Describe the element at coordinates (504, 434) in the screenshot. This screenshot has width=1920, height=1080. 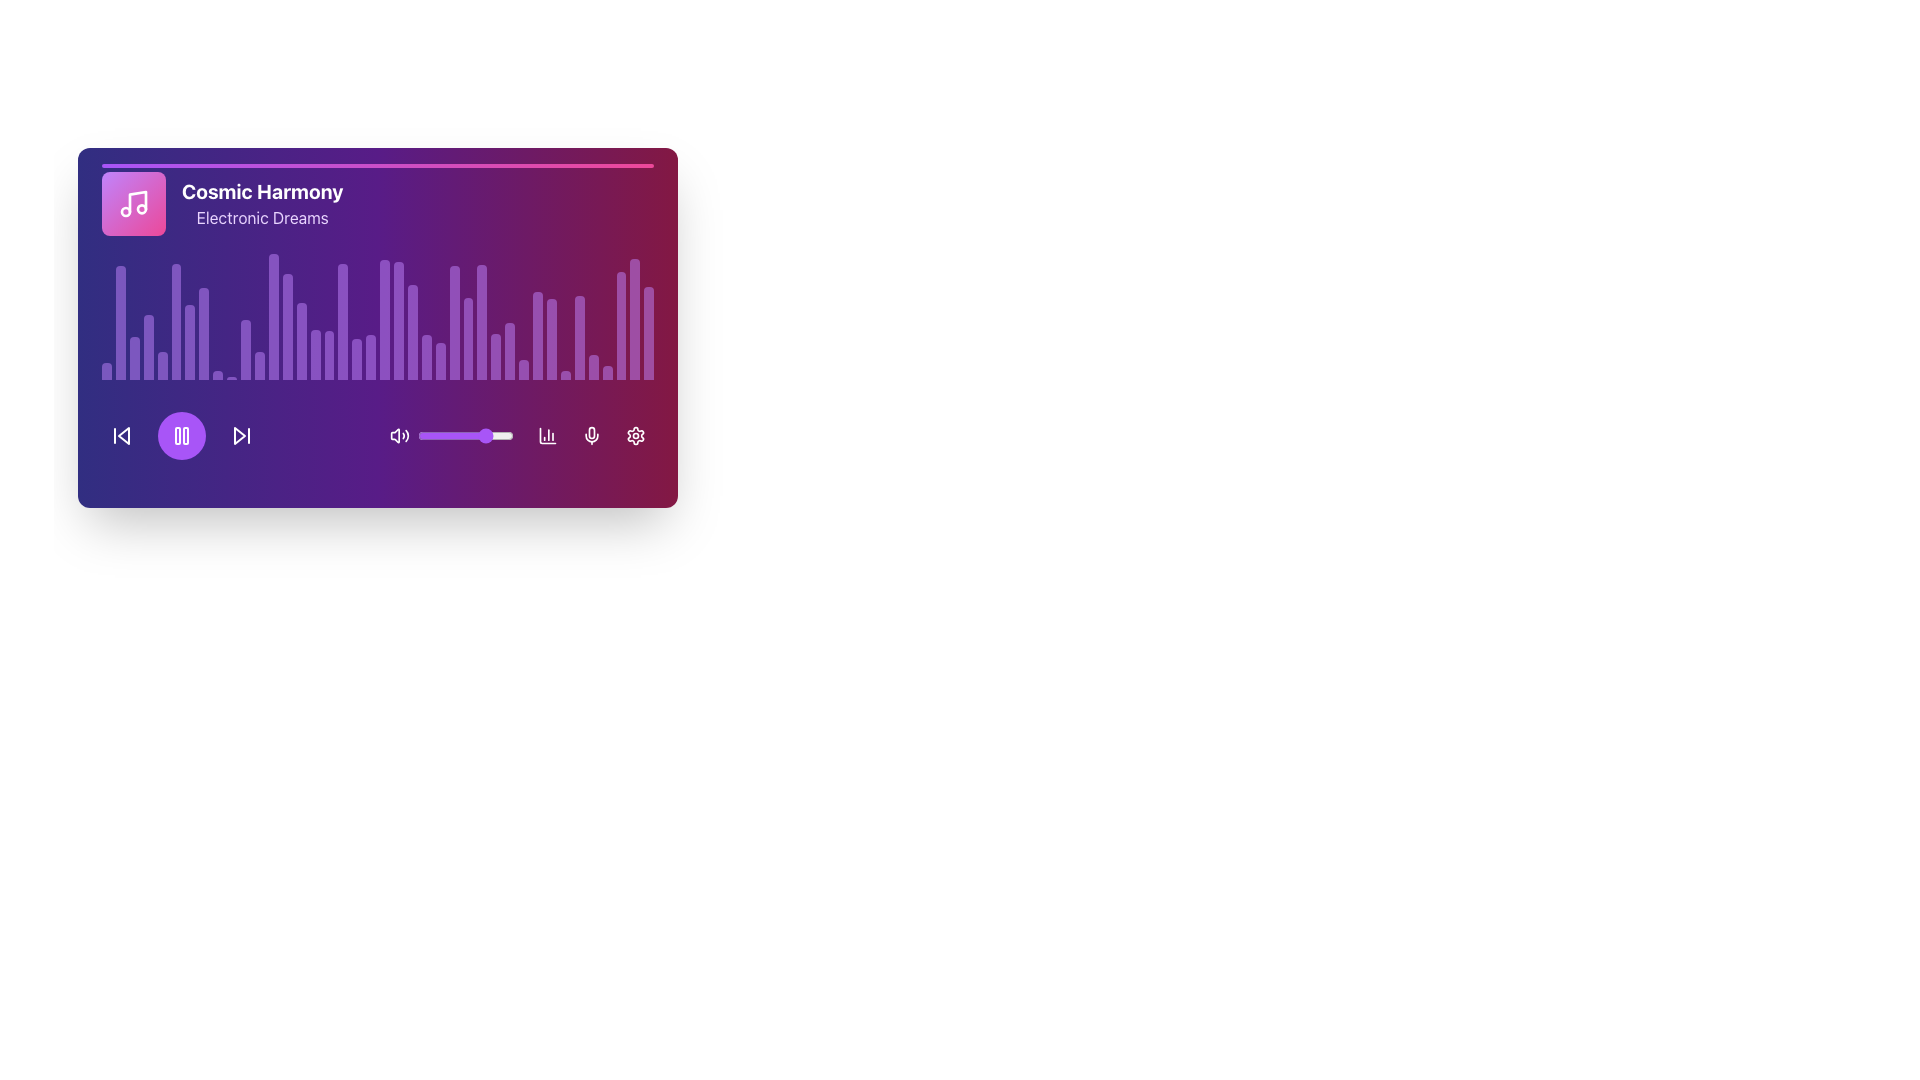
I see `the volume level` at that location.